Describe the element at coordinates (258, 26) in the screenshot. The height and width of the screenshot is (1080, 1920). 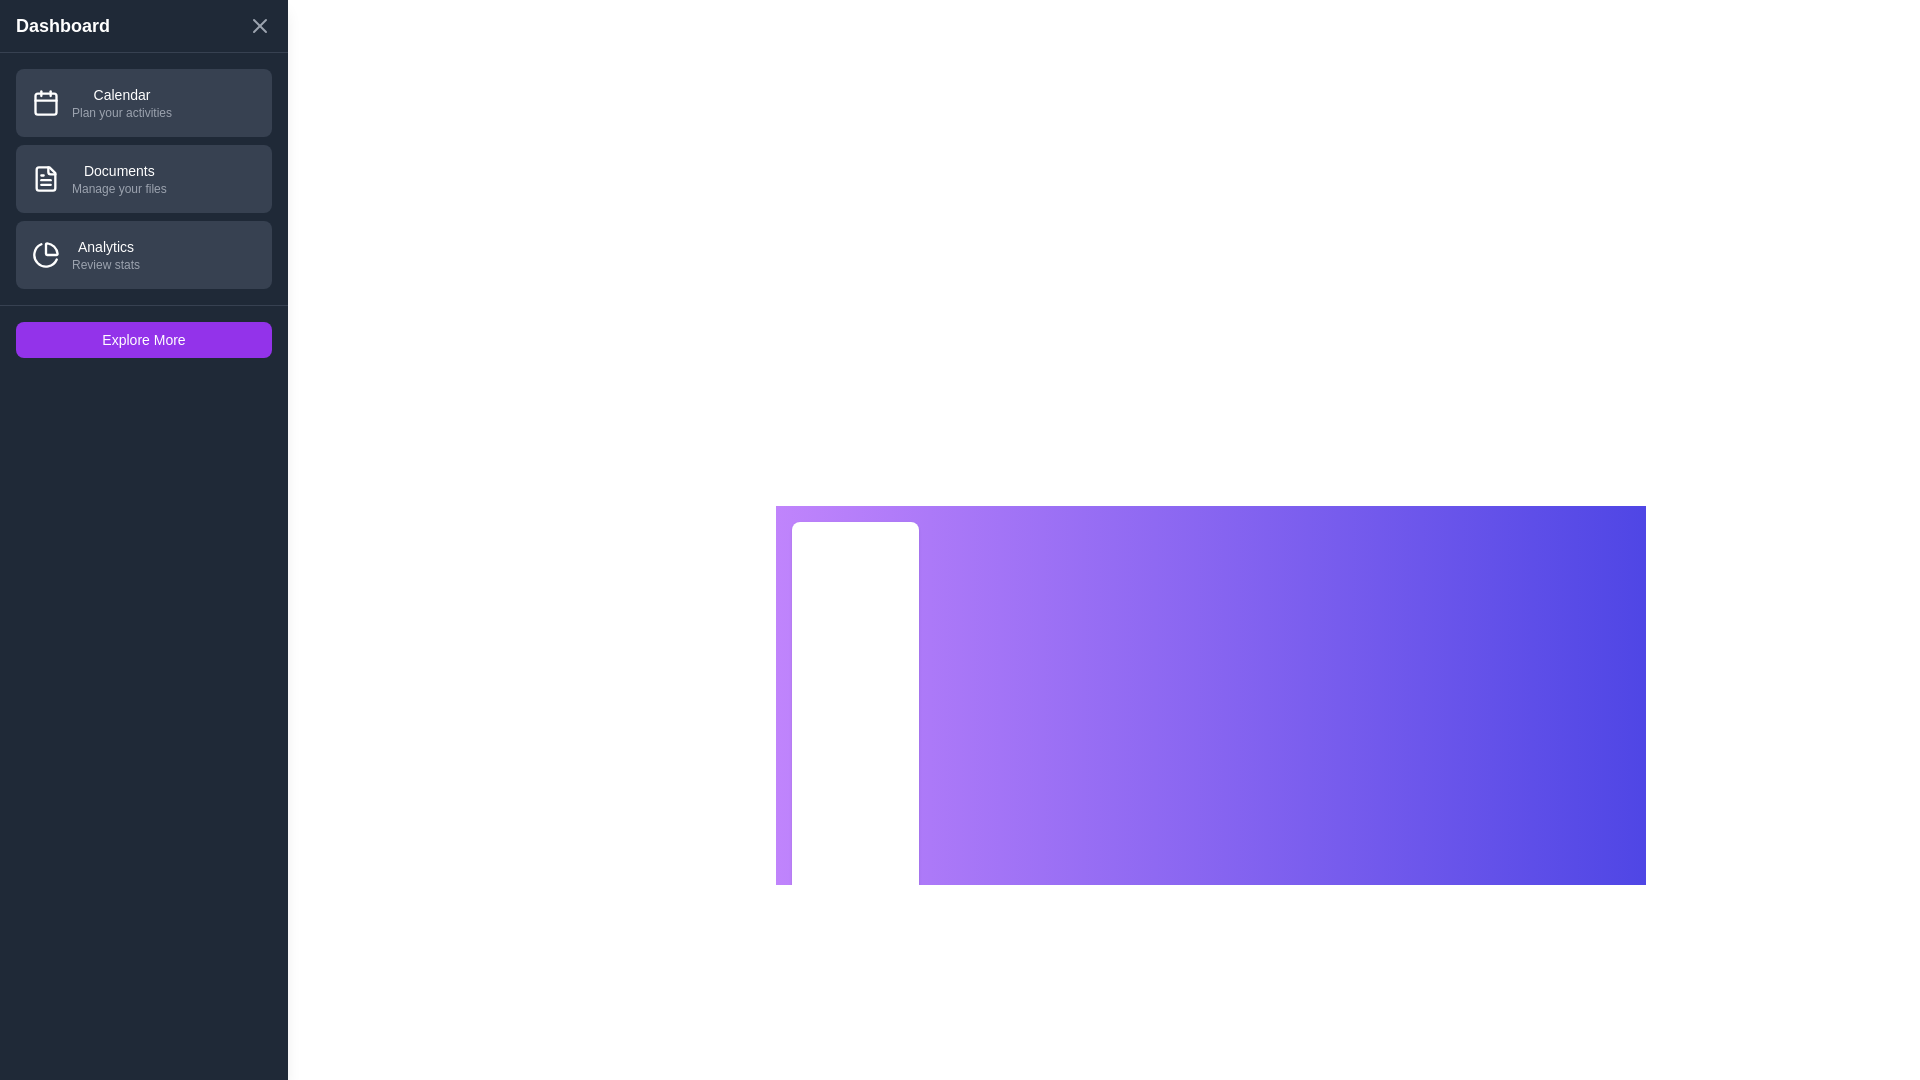
I see `close button to close the drawer` at that location.